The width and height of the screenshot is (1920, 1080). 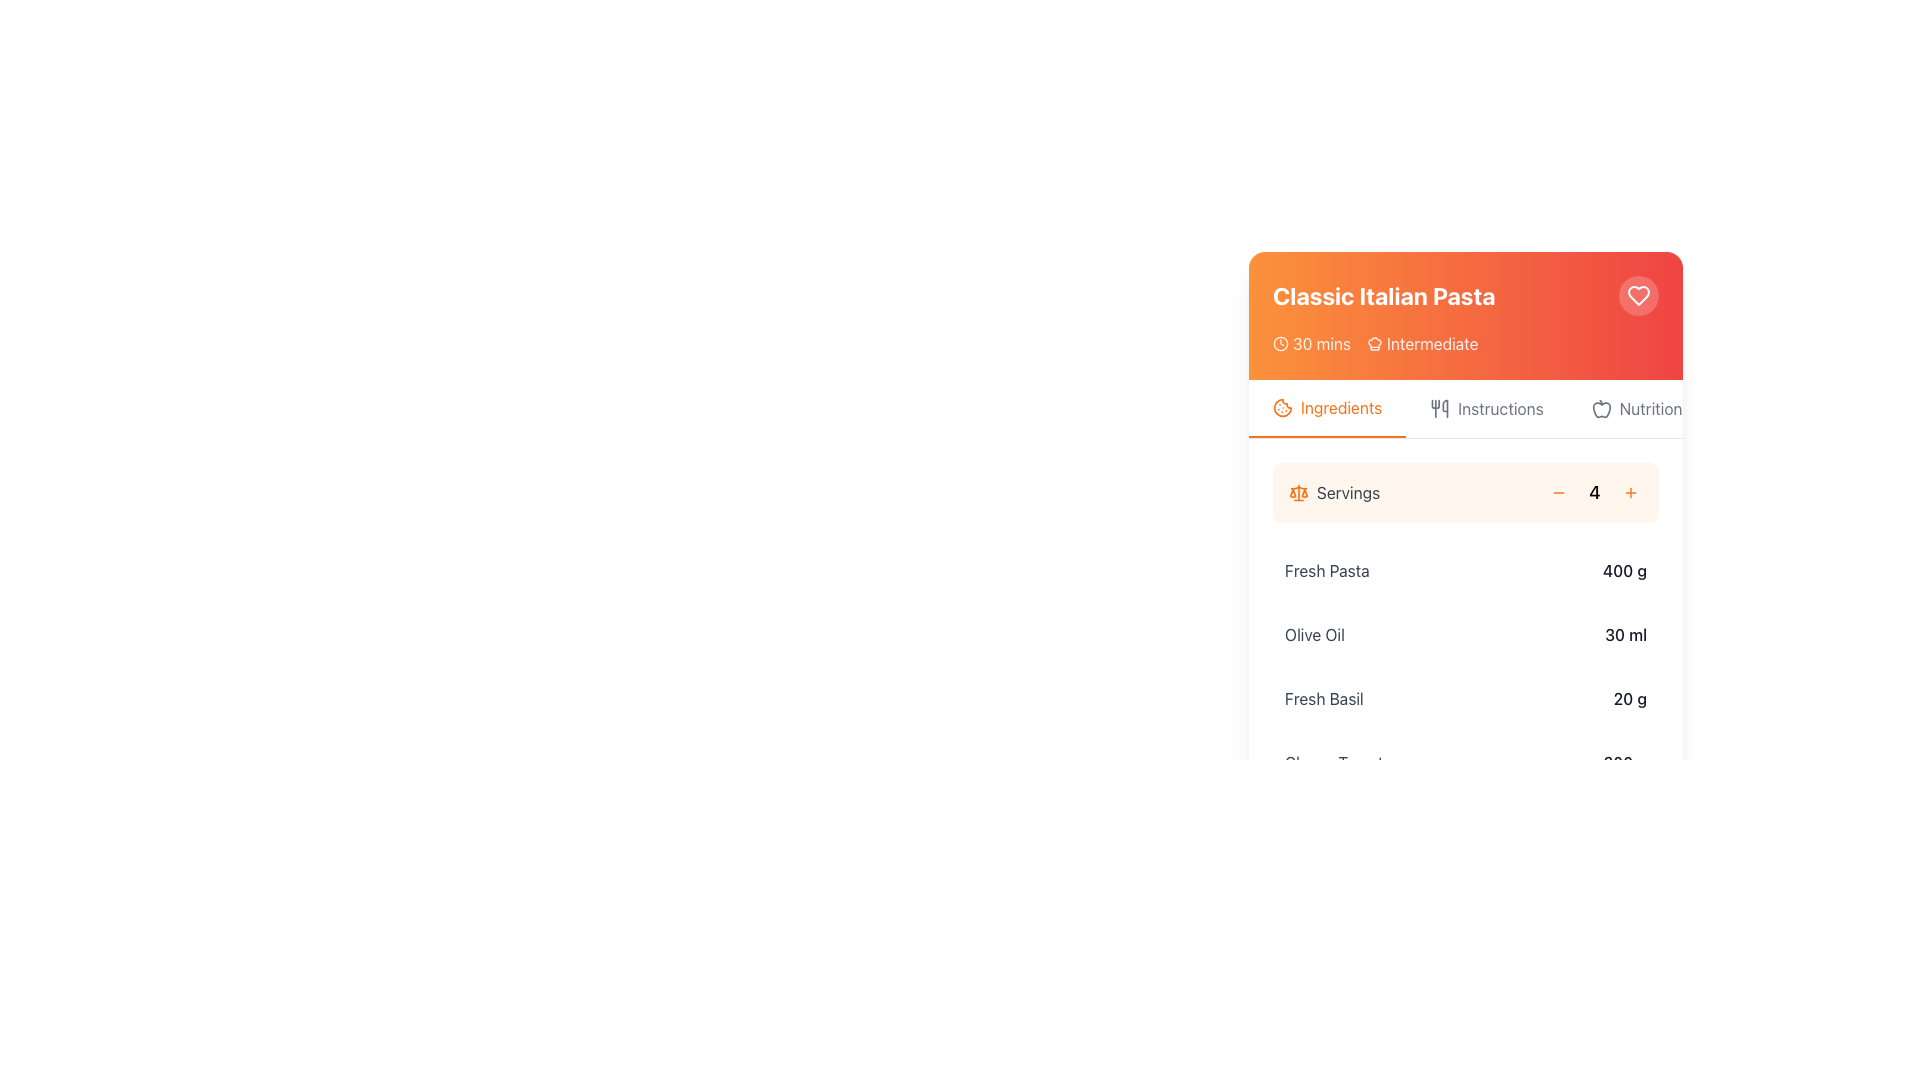 I want to click on the gray apple icon, which is the first element in the 'Nutrition' tab group, located to the left of the 'Nutrition' text label, so click(x=1601, y=407).